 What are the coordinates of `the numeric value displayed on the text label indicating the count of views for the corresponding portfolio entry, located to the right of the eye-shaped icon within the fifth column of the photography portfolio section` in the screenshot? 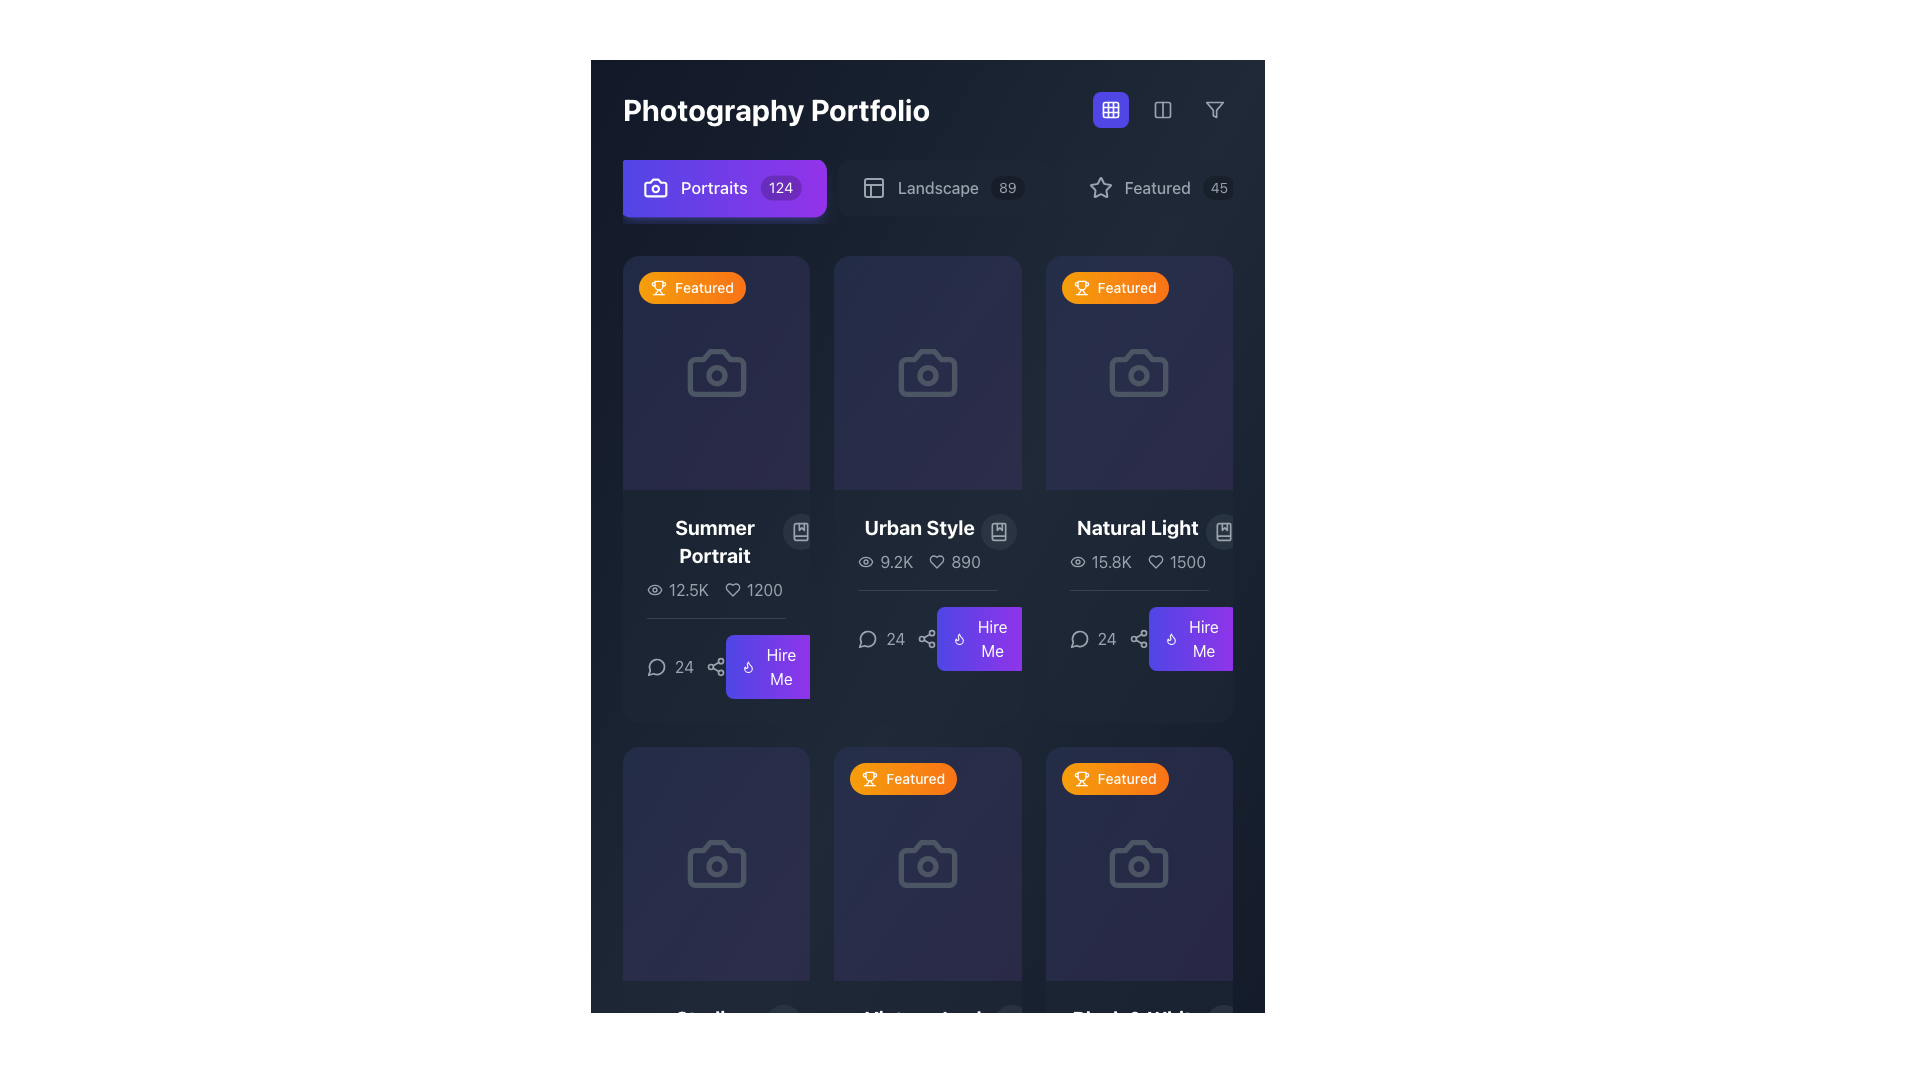 It's located at (899, 1052).